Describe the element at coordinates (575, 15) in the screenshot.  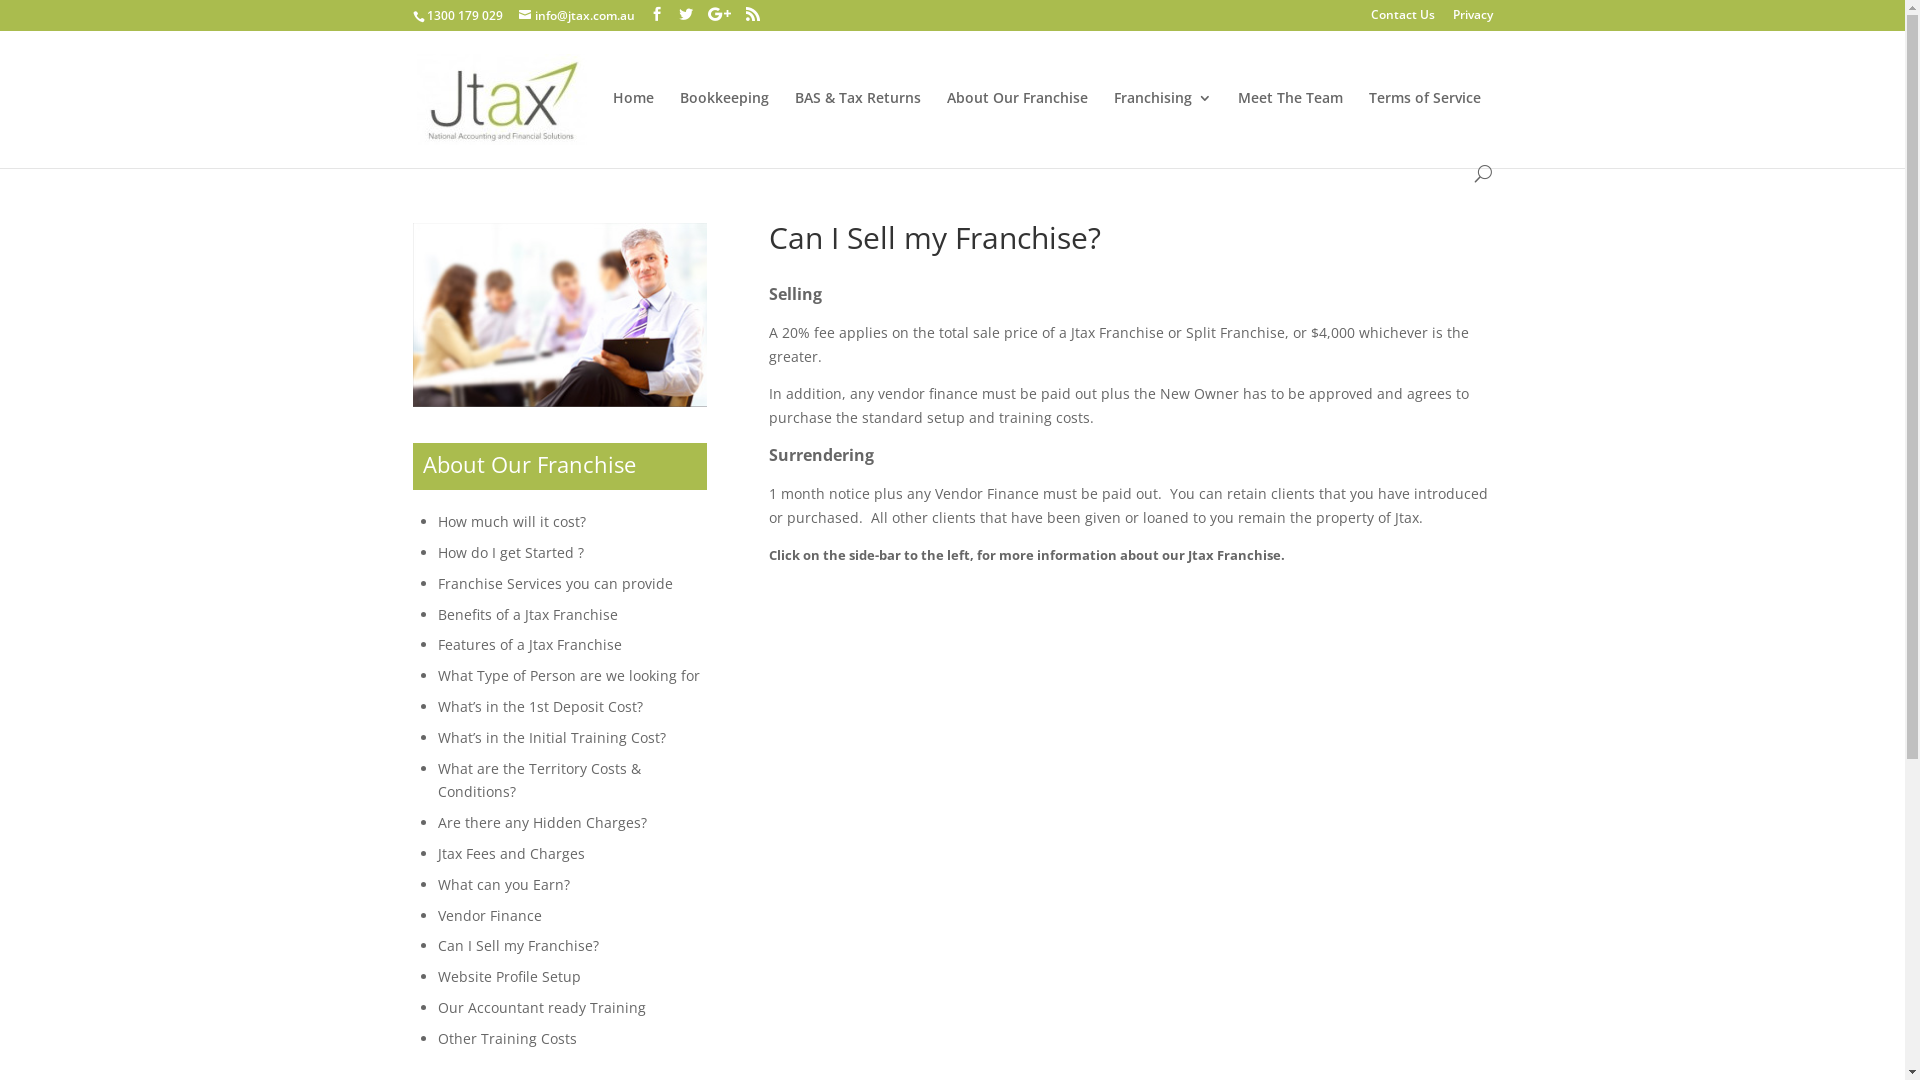
I see `'info@jtax.com.au'` at that location.